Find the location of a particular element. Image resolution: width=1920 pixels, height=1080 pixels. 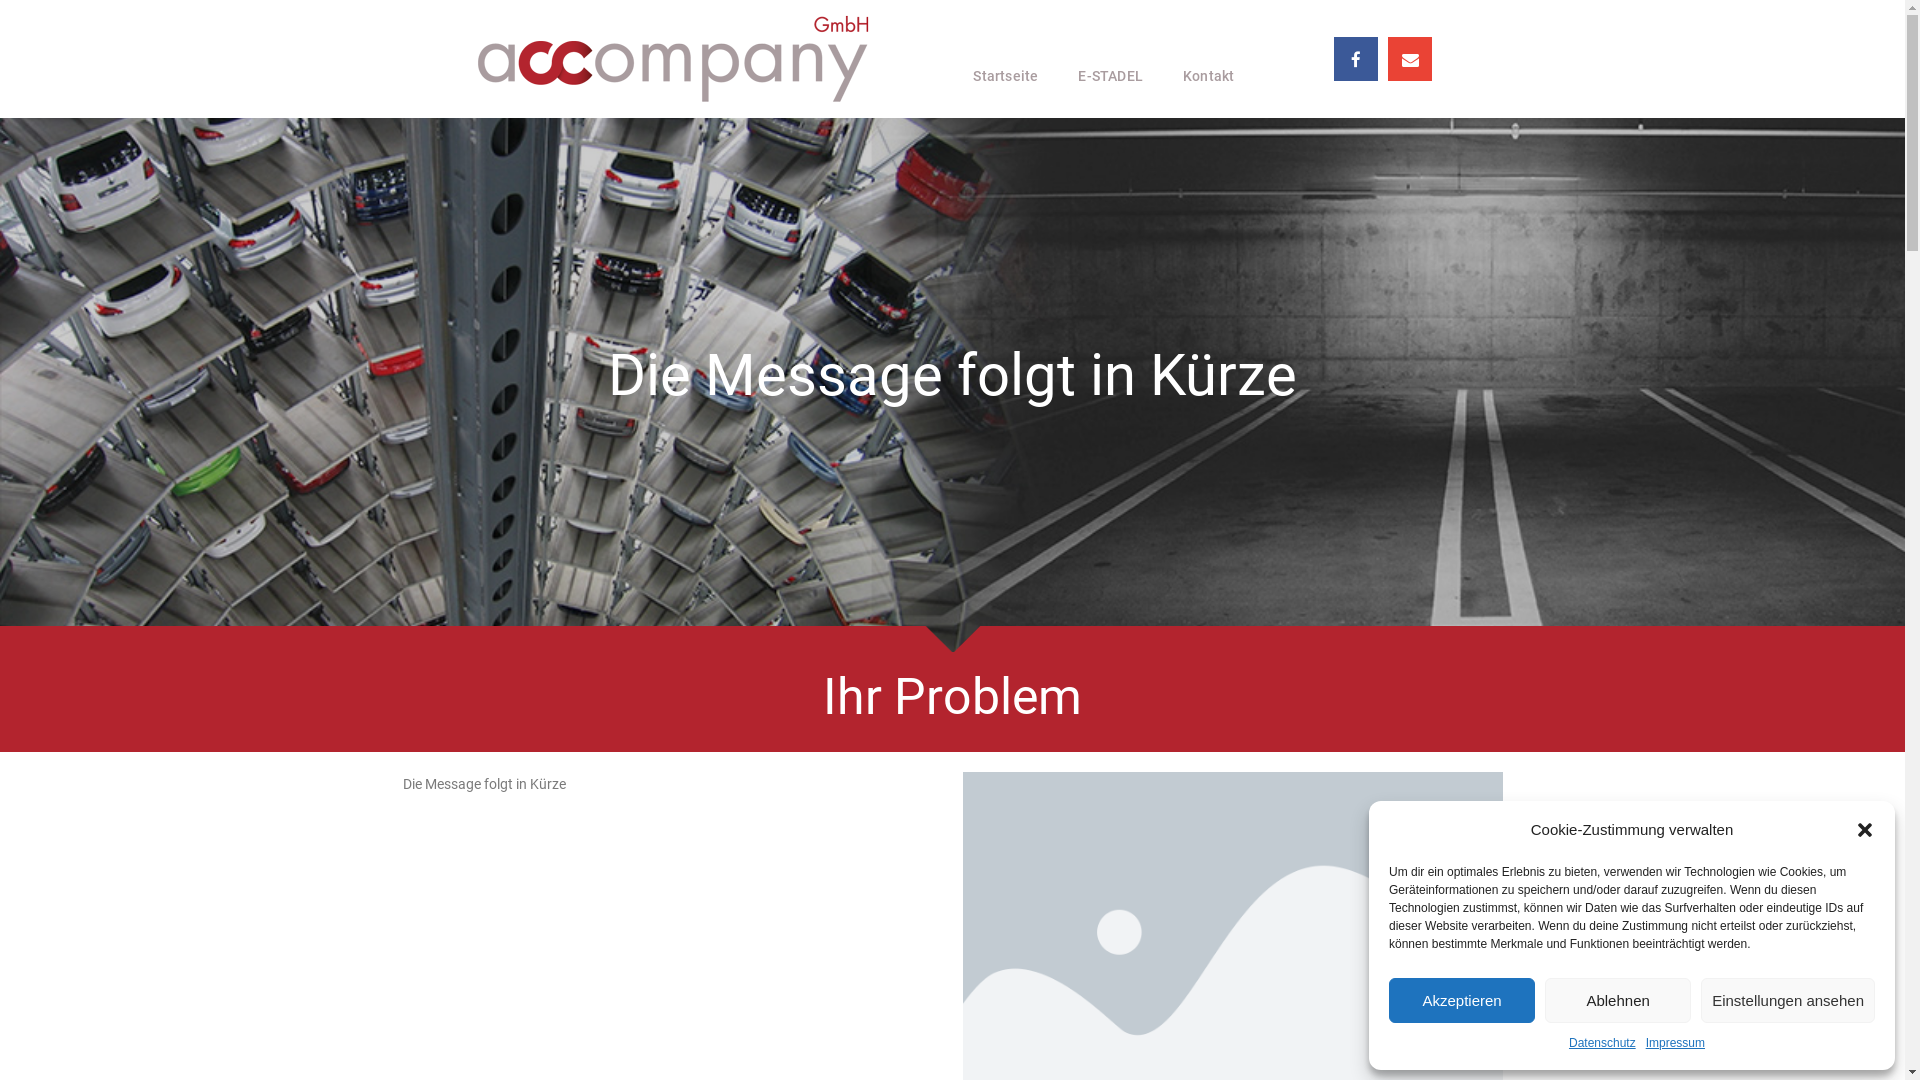

'Impressum' is located at coordinates (1675, 1043).